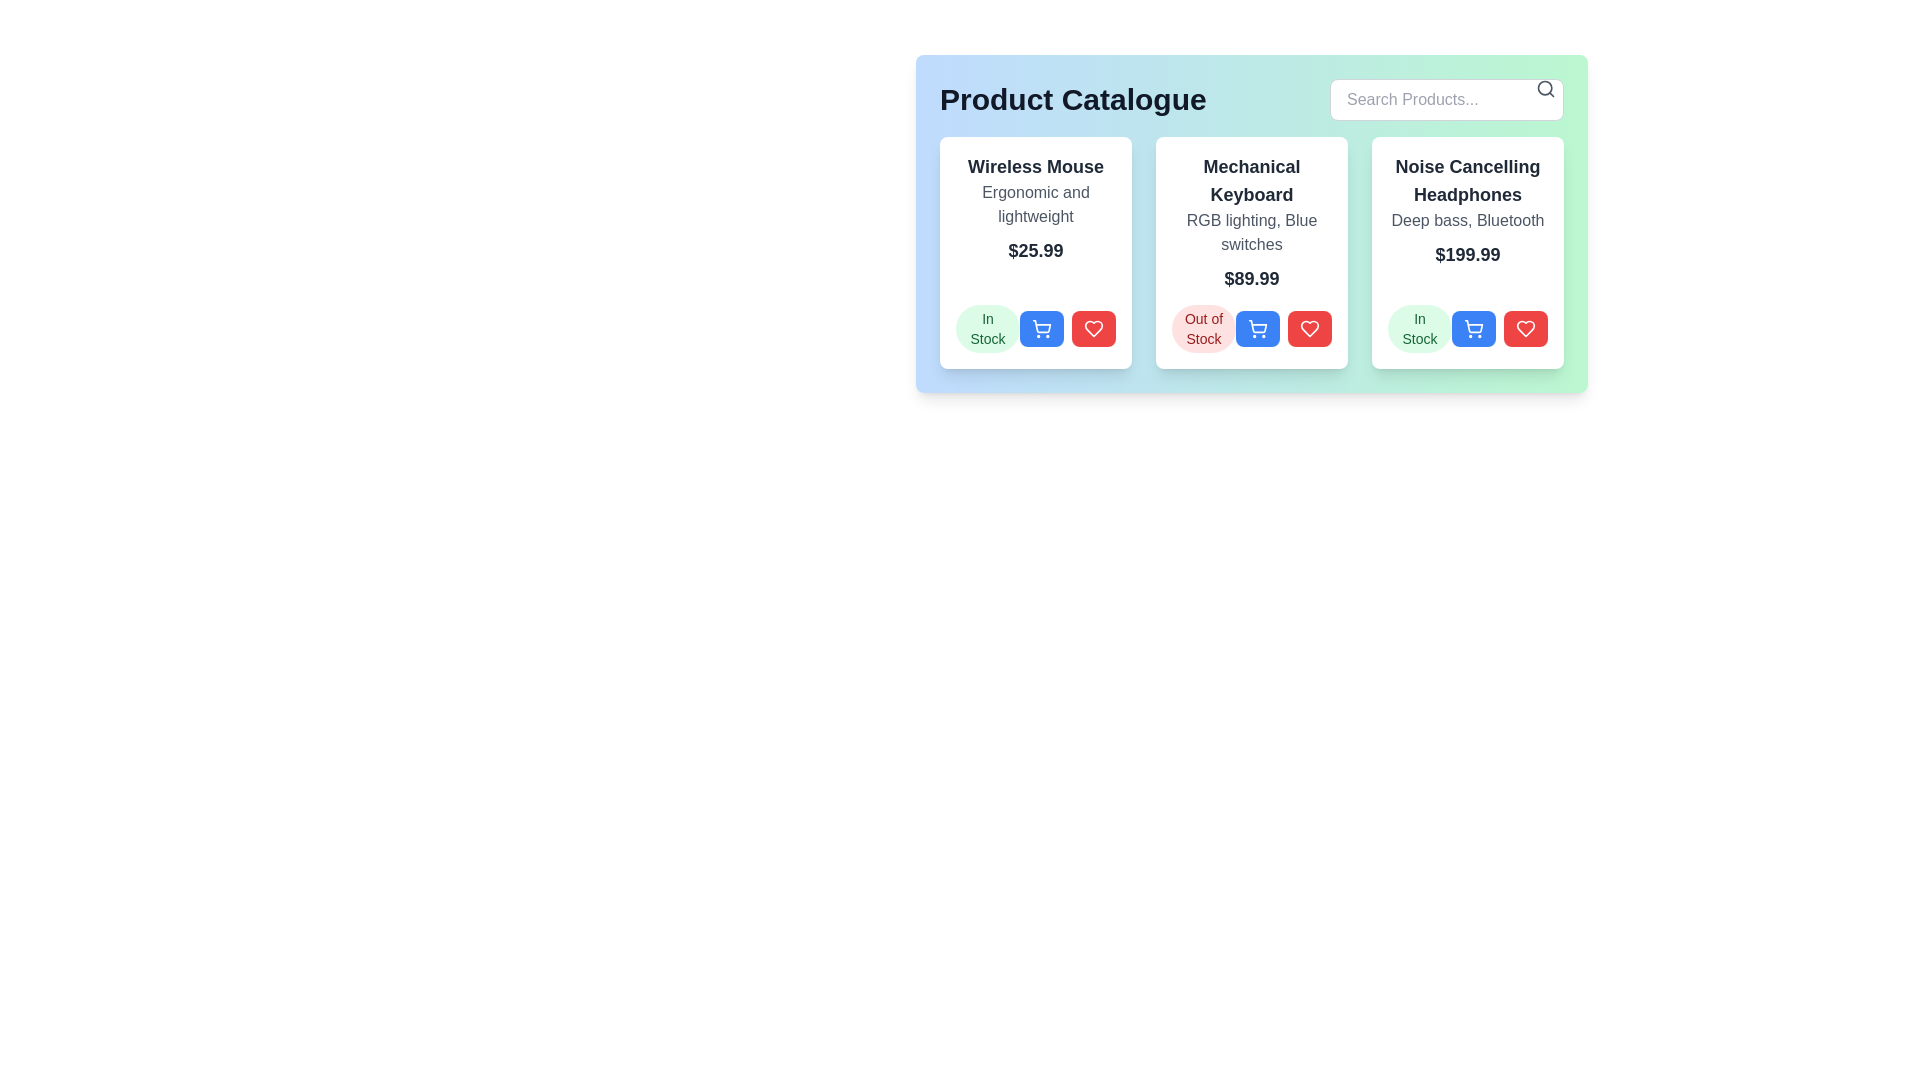  What do you see at coordinates (1203, 327) in the screenshot?
I see `the pill-shaped label displaying 'Out of Stock' in bold red letters, located at the bottom-left corner of the second product card in the horizontal product carousel` at bounding box center [1203, 327].